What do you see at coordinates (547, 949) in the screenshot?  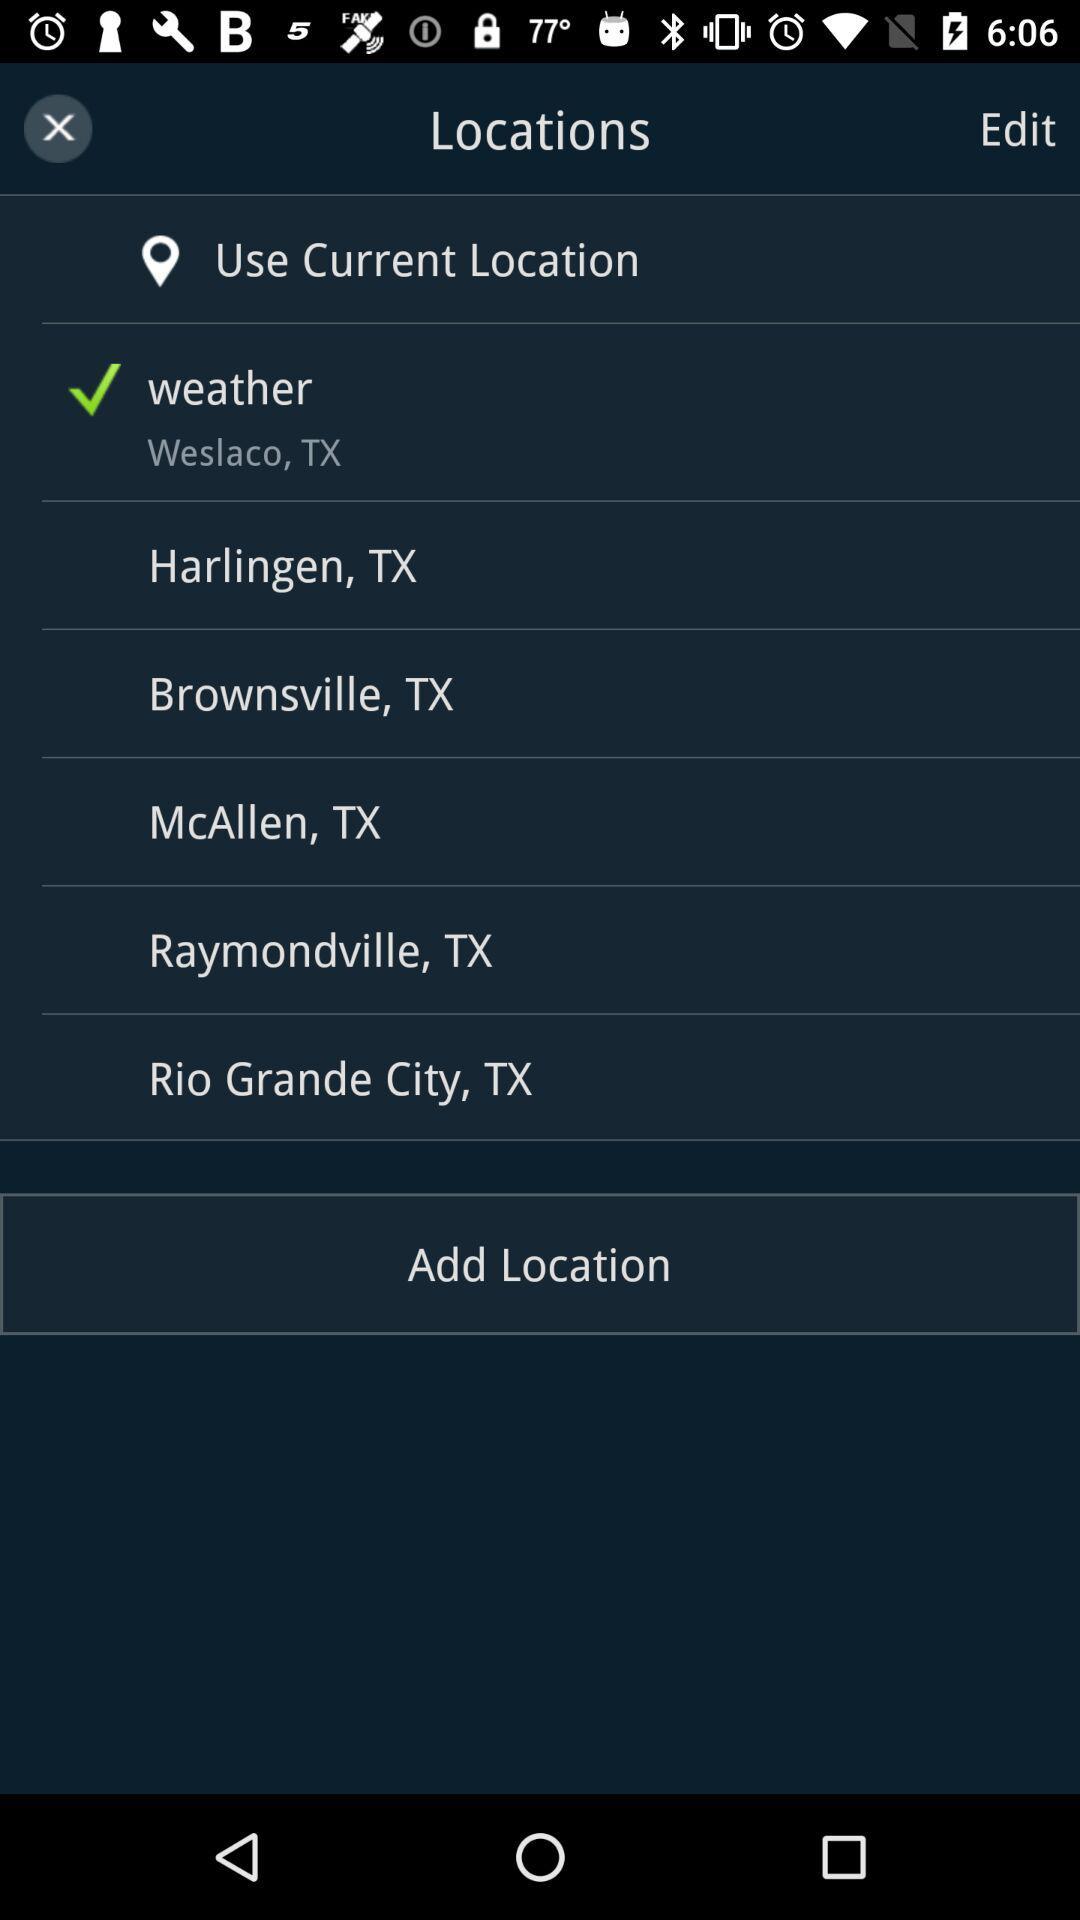 I see `text below mcallentx text` at bounding box center [547, 949].